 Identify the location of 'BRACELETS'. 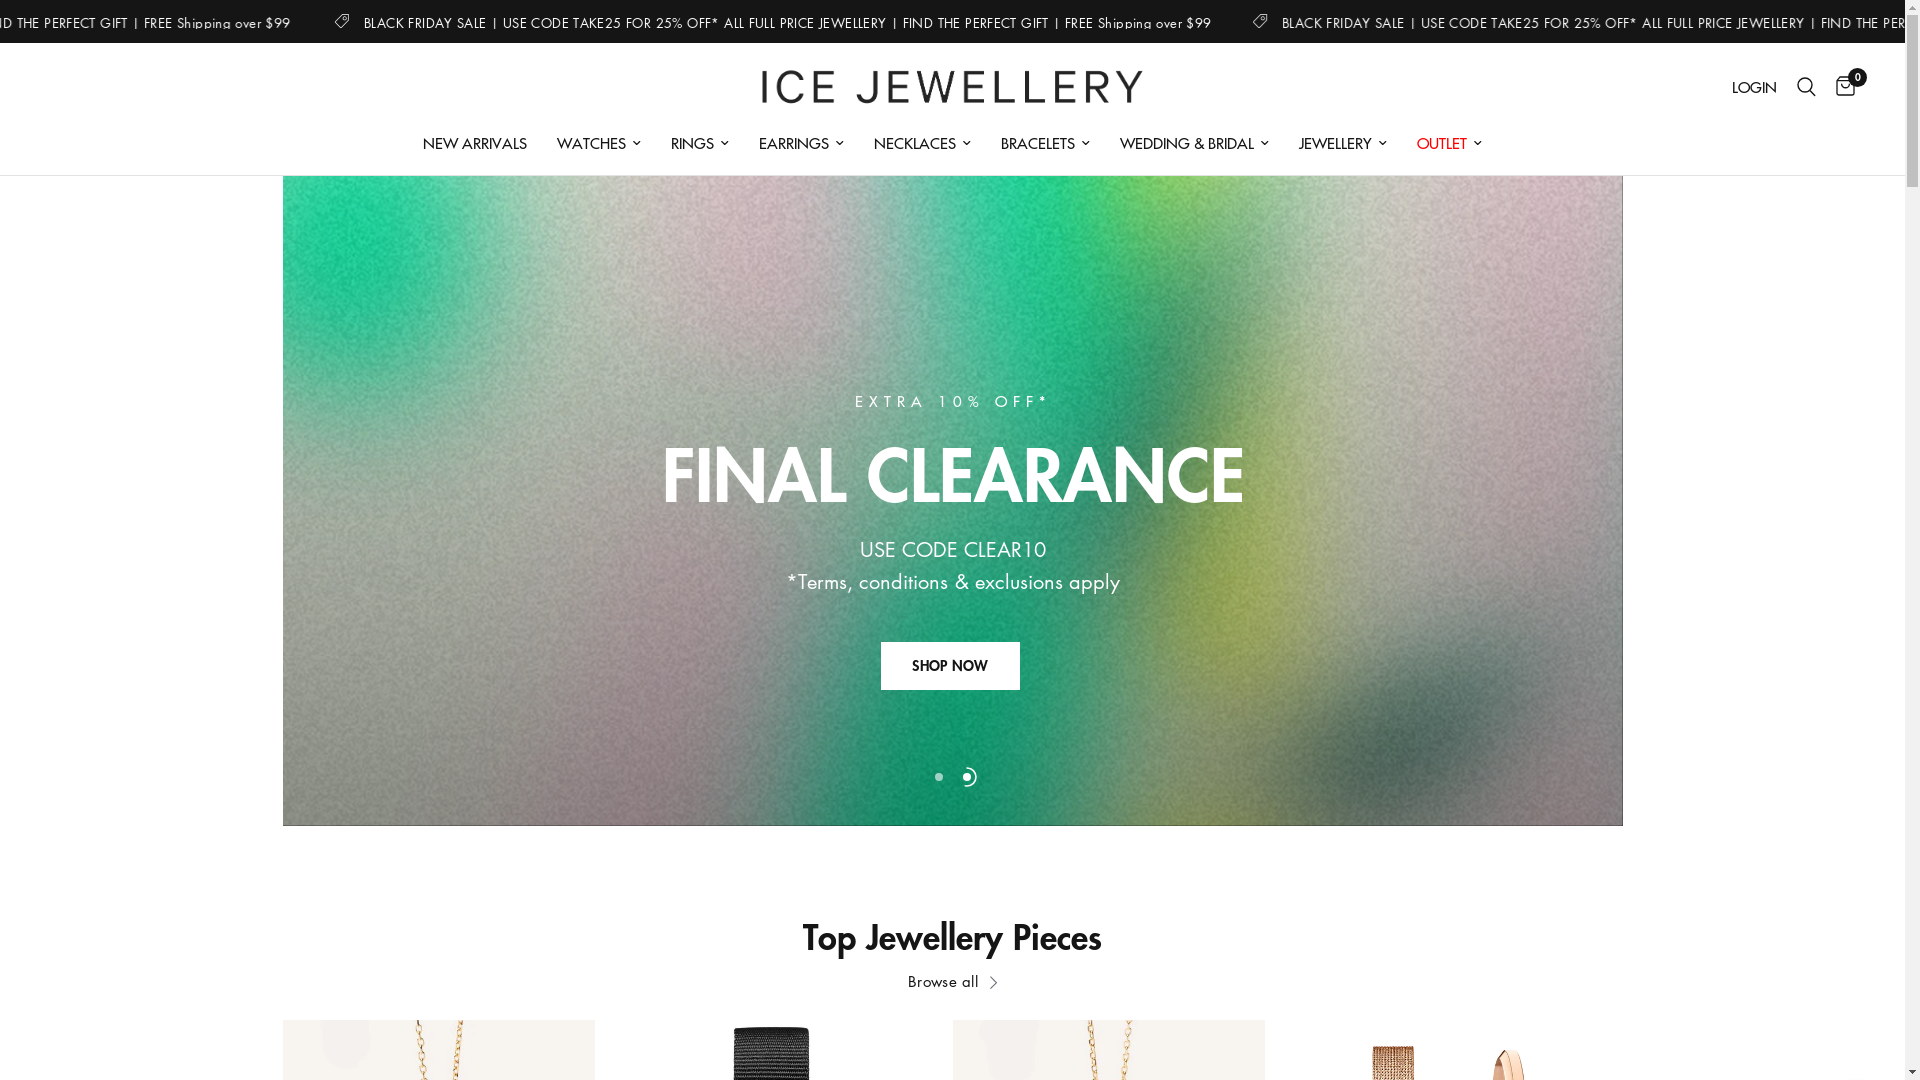
(1044, 141).